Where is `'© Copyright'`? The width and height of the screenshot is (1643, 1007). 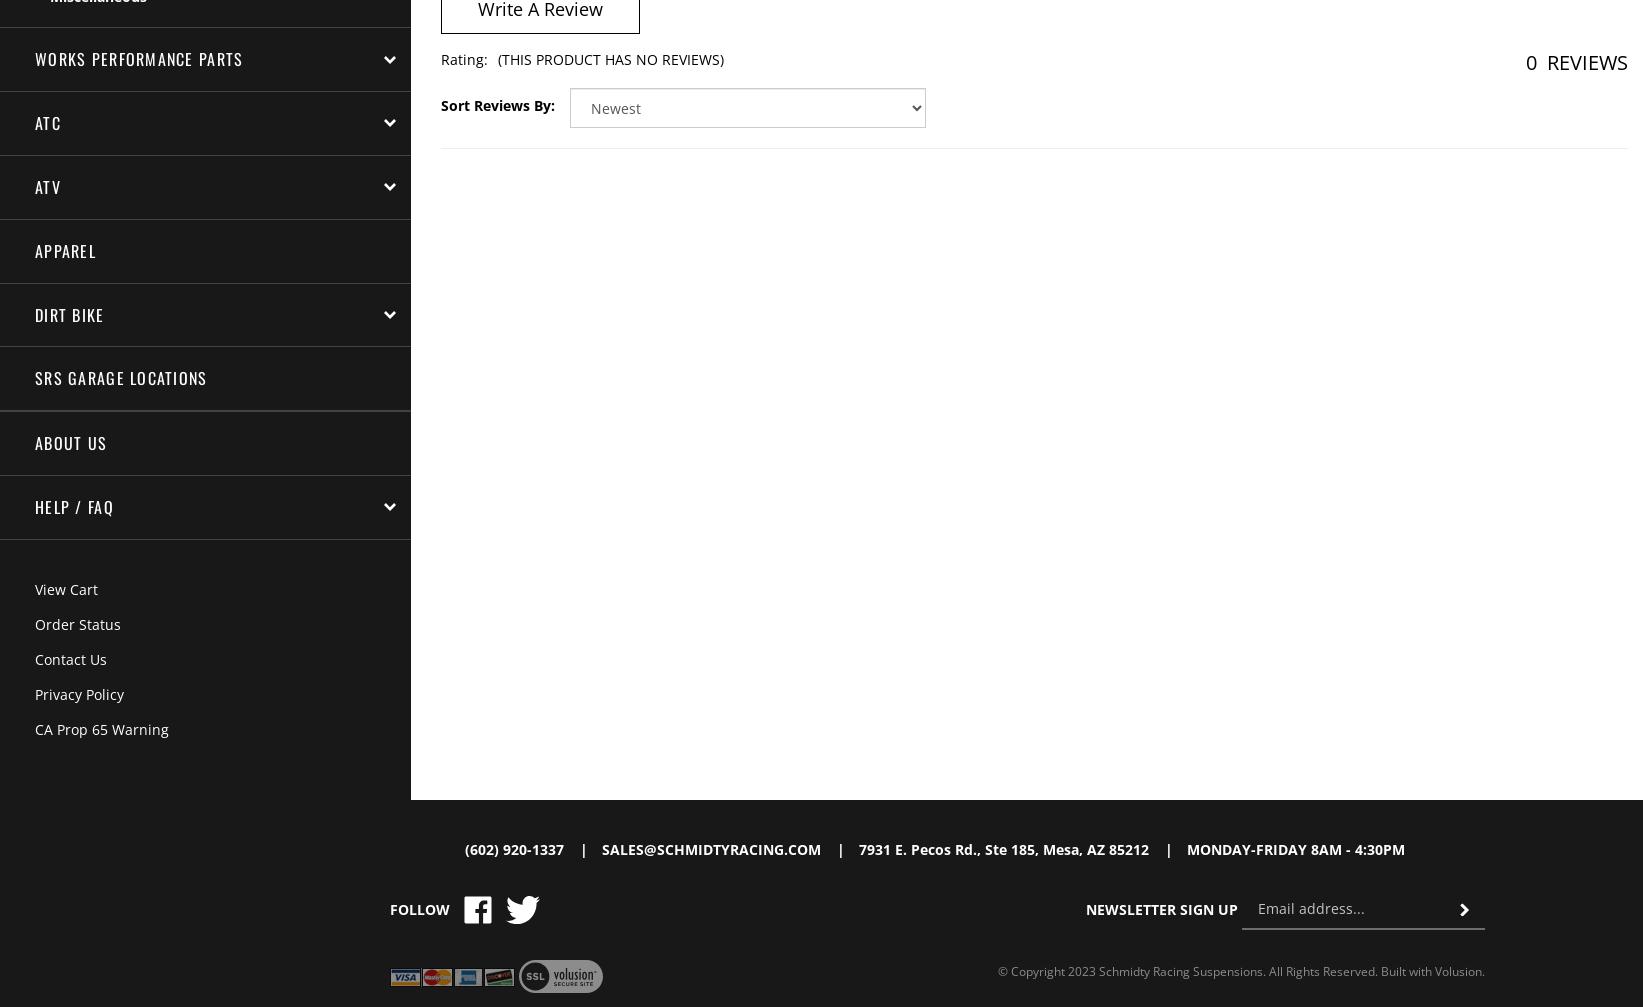 '© Copyright' is located at coordinates (1031, 969).